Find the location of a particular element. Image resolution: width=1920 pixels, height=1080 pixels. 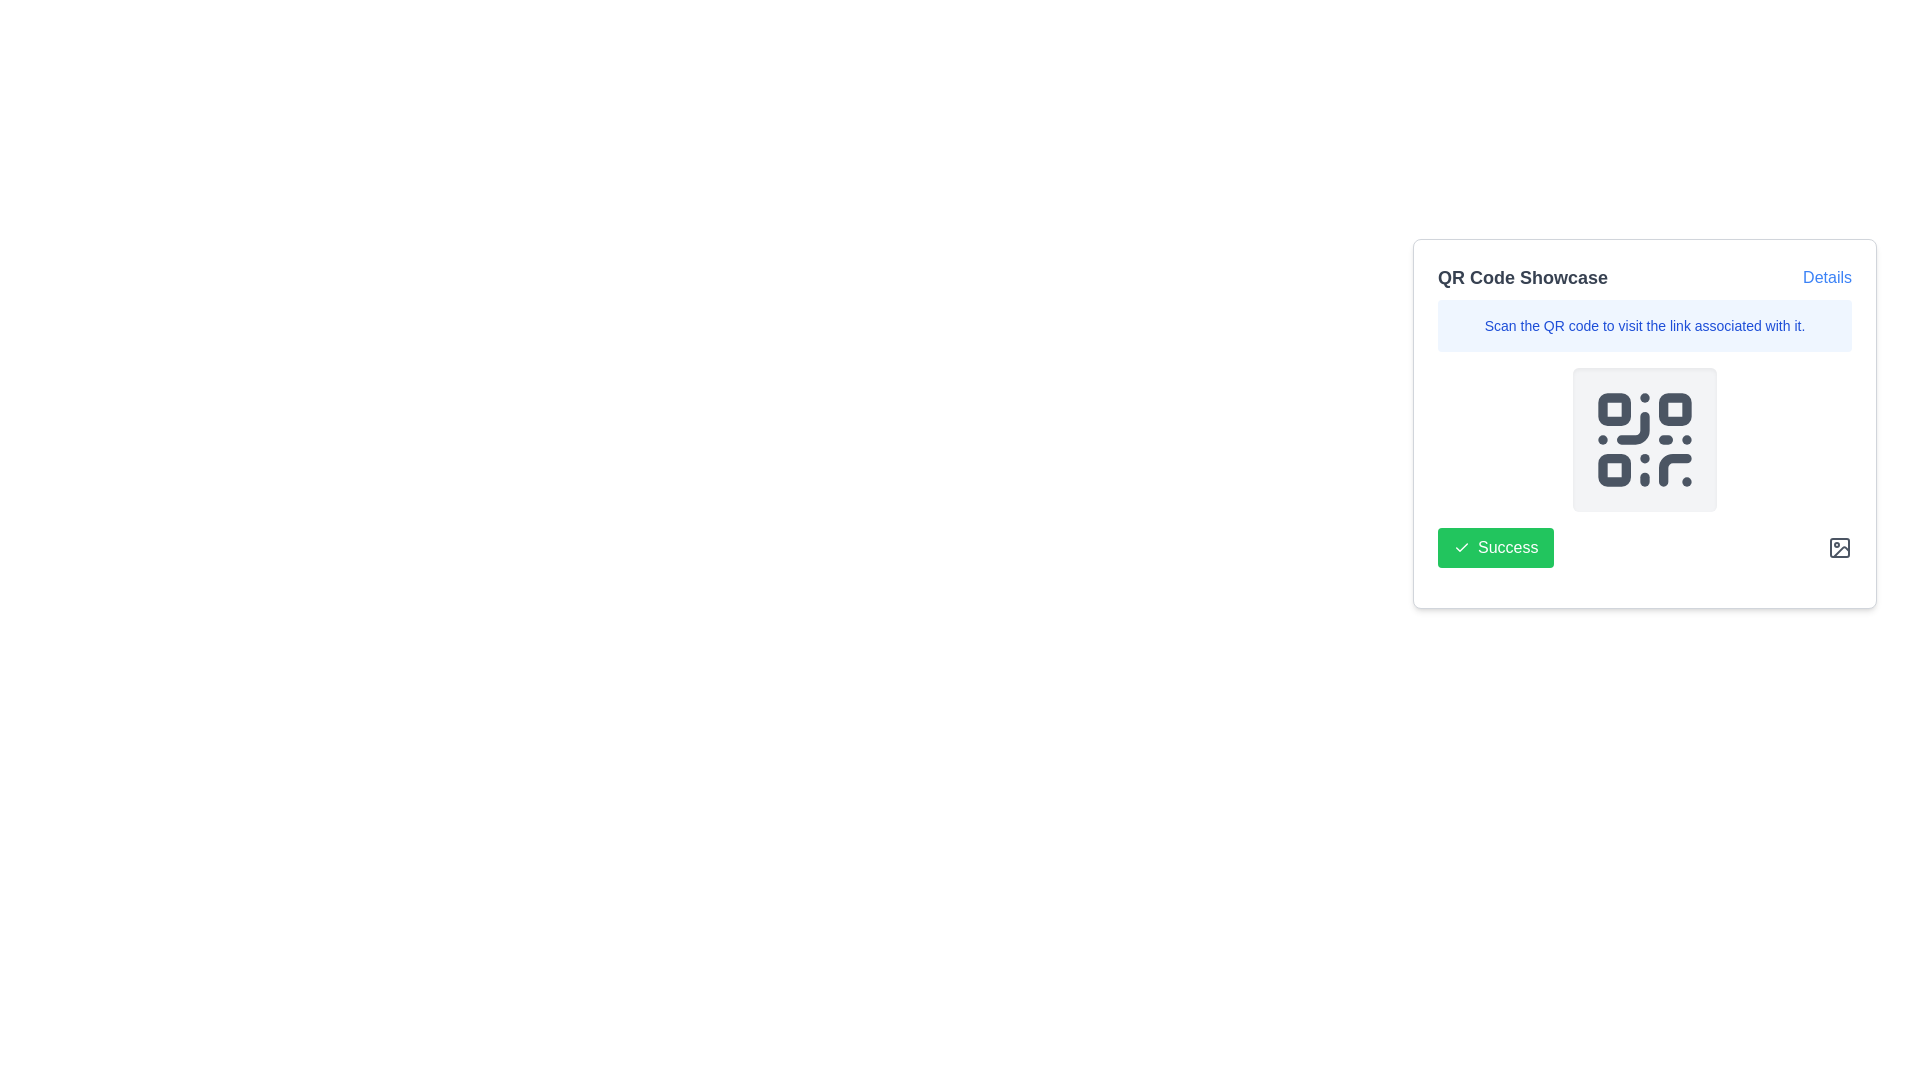

the decorative square element located in the top-right corner of the QR code grid, specifically the second square horizontally in the first row is located at coordinates (1675, 408).